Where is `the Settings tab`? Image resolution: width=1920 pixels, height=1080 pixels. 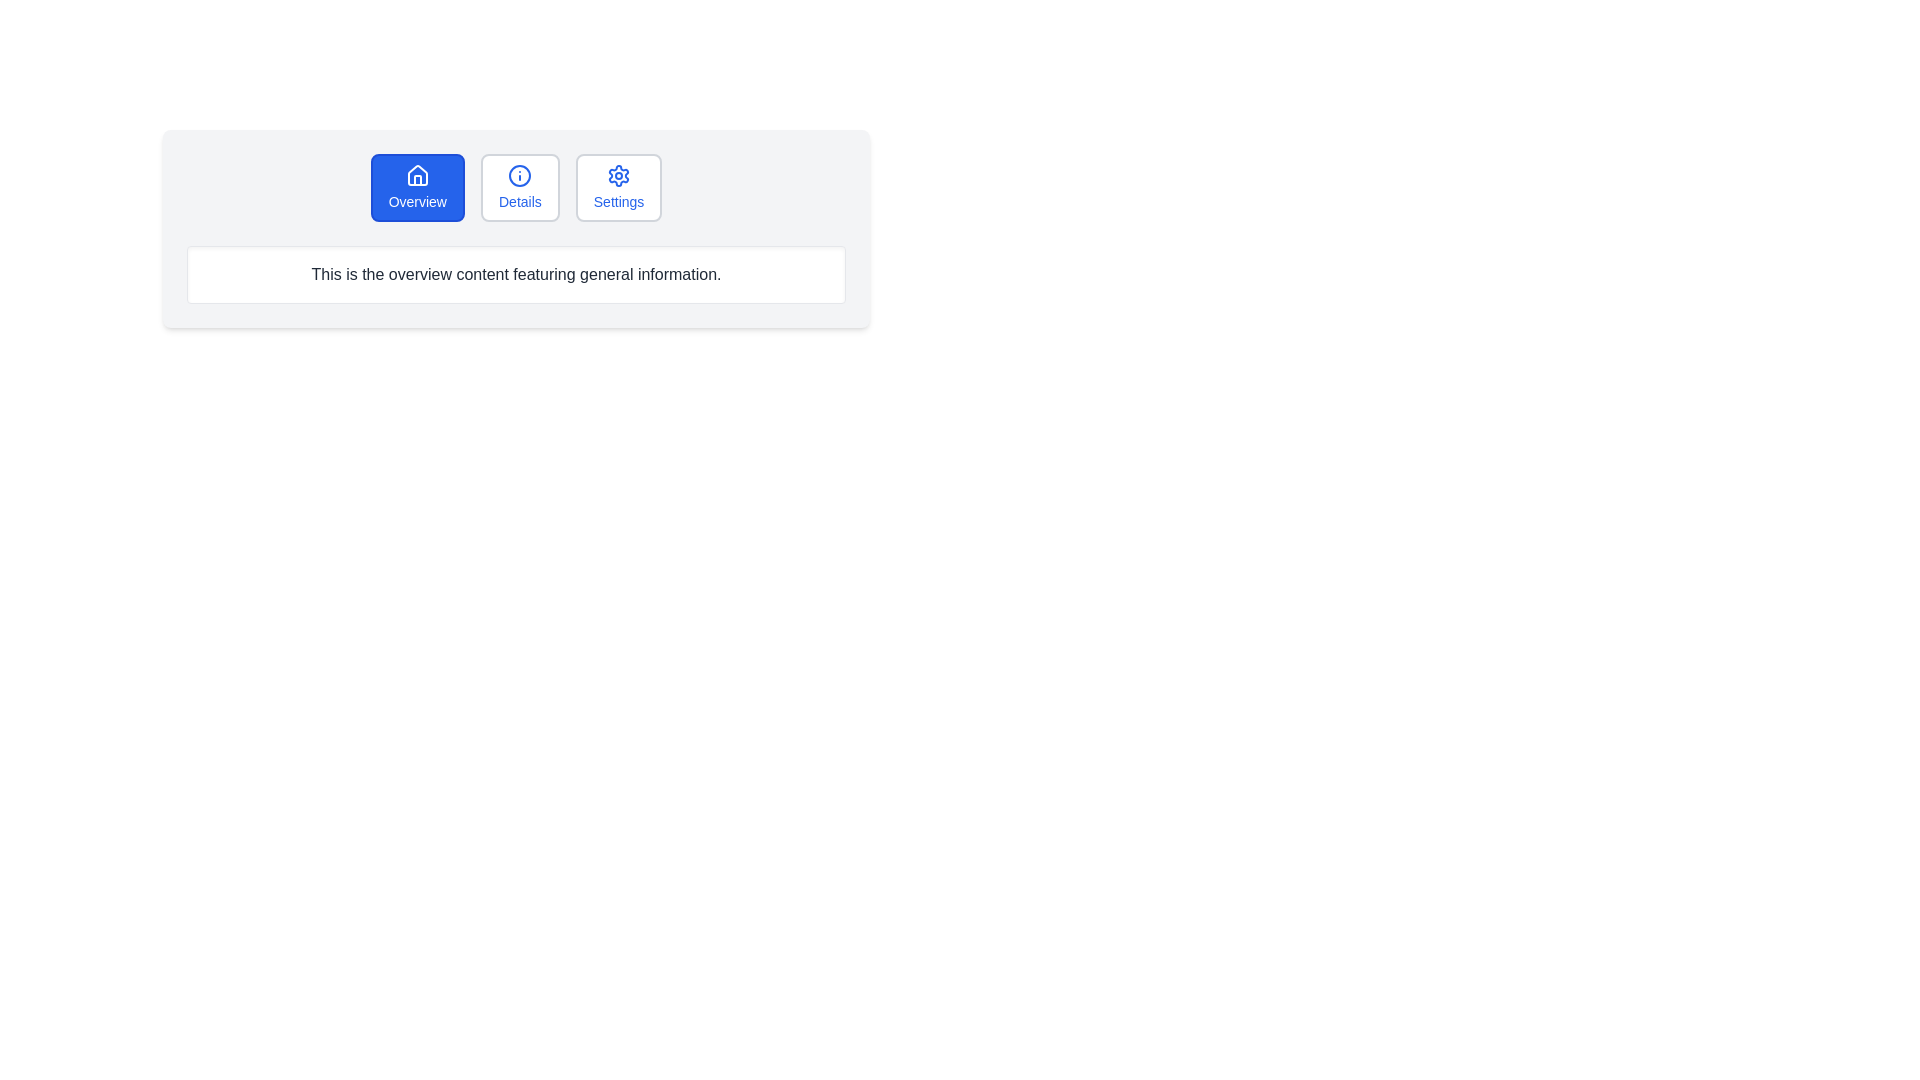
the Settings tab is located at coordinates (618, 188).